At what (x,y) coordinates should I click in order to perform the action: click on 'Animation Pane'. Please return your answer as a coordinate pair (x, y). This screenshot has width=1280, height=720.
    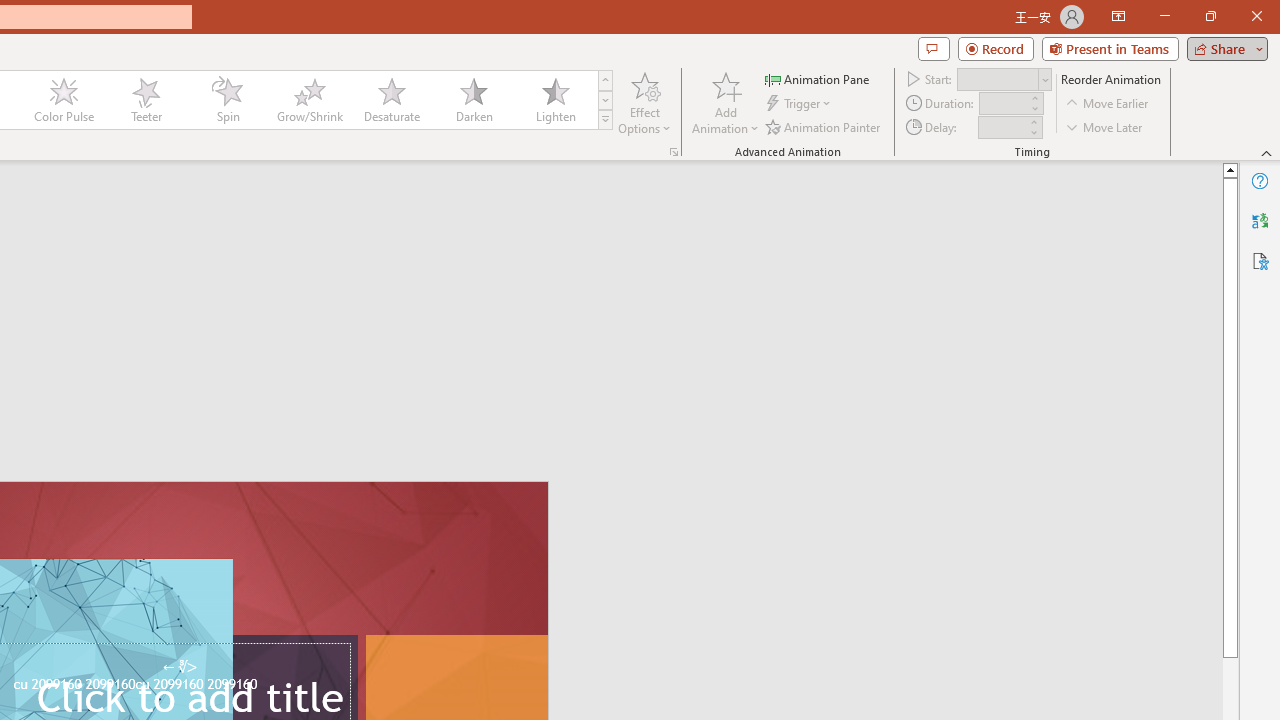
    Looking at the image, I should click on (818, 78).